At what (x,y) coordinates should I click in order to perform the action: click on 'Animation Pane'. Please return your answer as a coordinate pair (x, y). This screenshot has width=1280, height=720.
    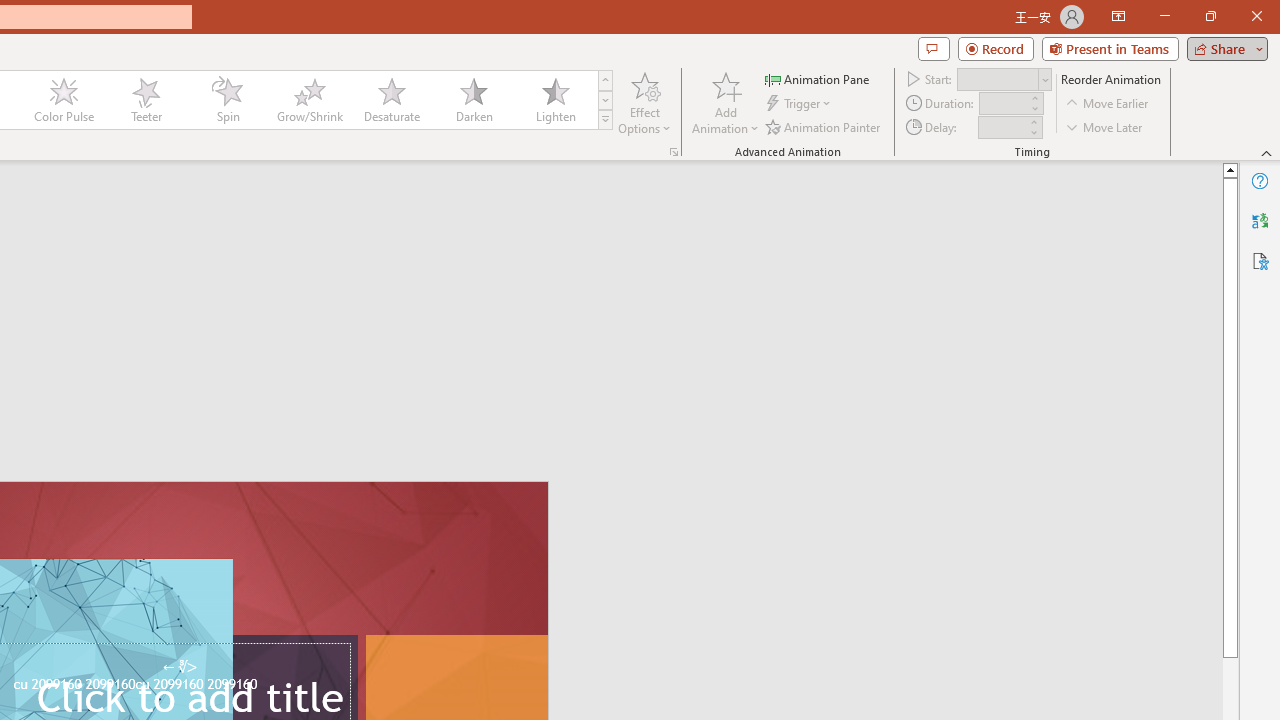
    Looking at the image, I should click on (818, 78).